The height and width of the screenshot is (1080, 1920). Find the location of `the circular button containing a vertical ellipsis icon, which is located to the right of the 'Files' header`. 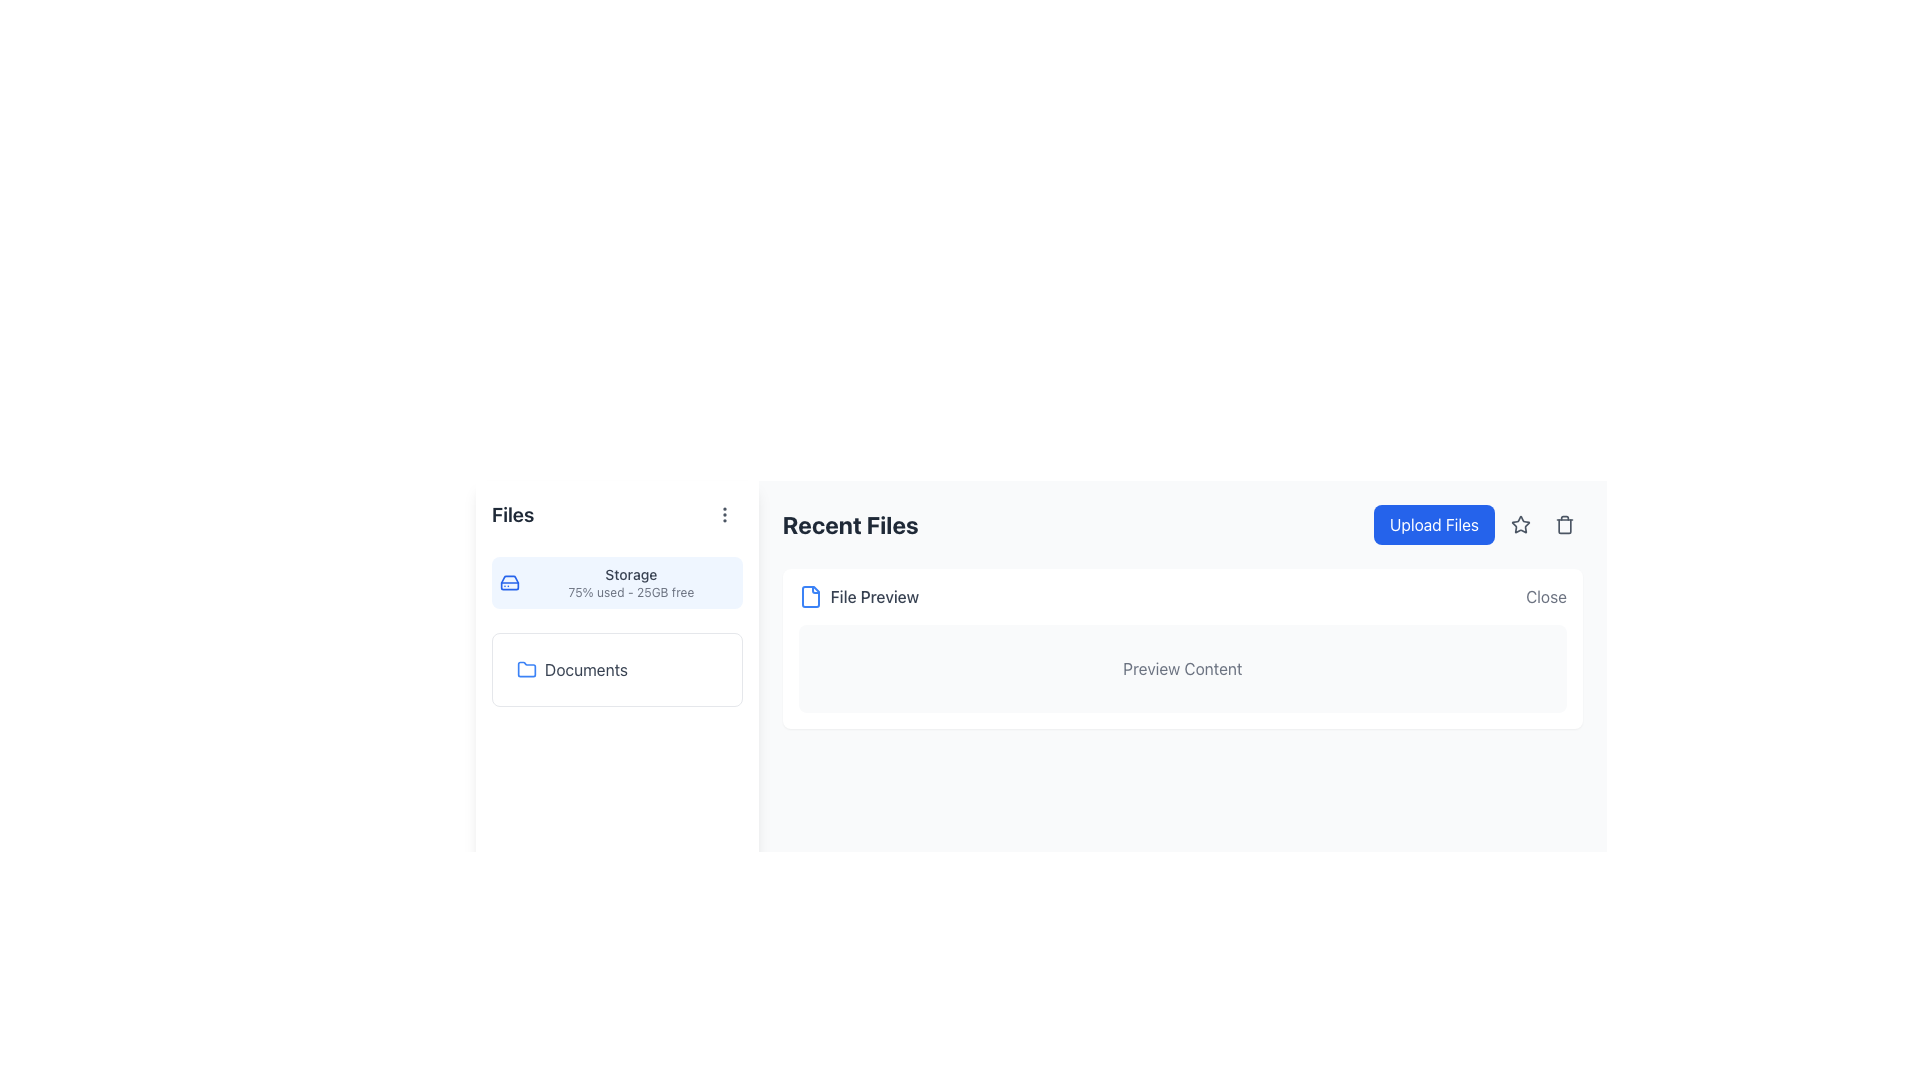

the circular button containing a vertical ellipsis icon, which is located to the right of the 'Files' header is located at coordinates (723, 514).